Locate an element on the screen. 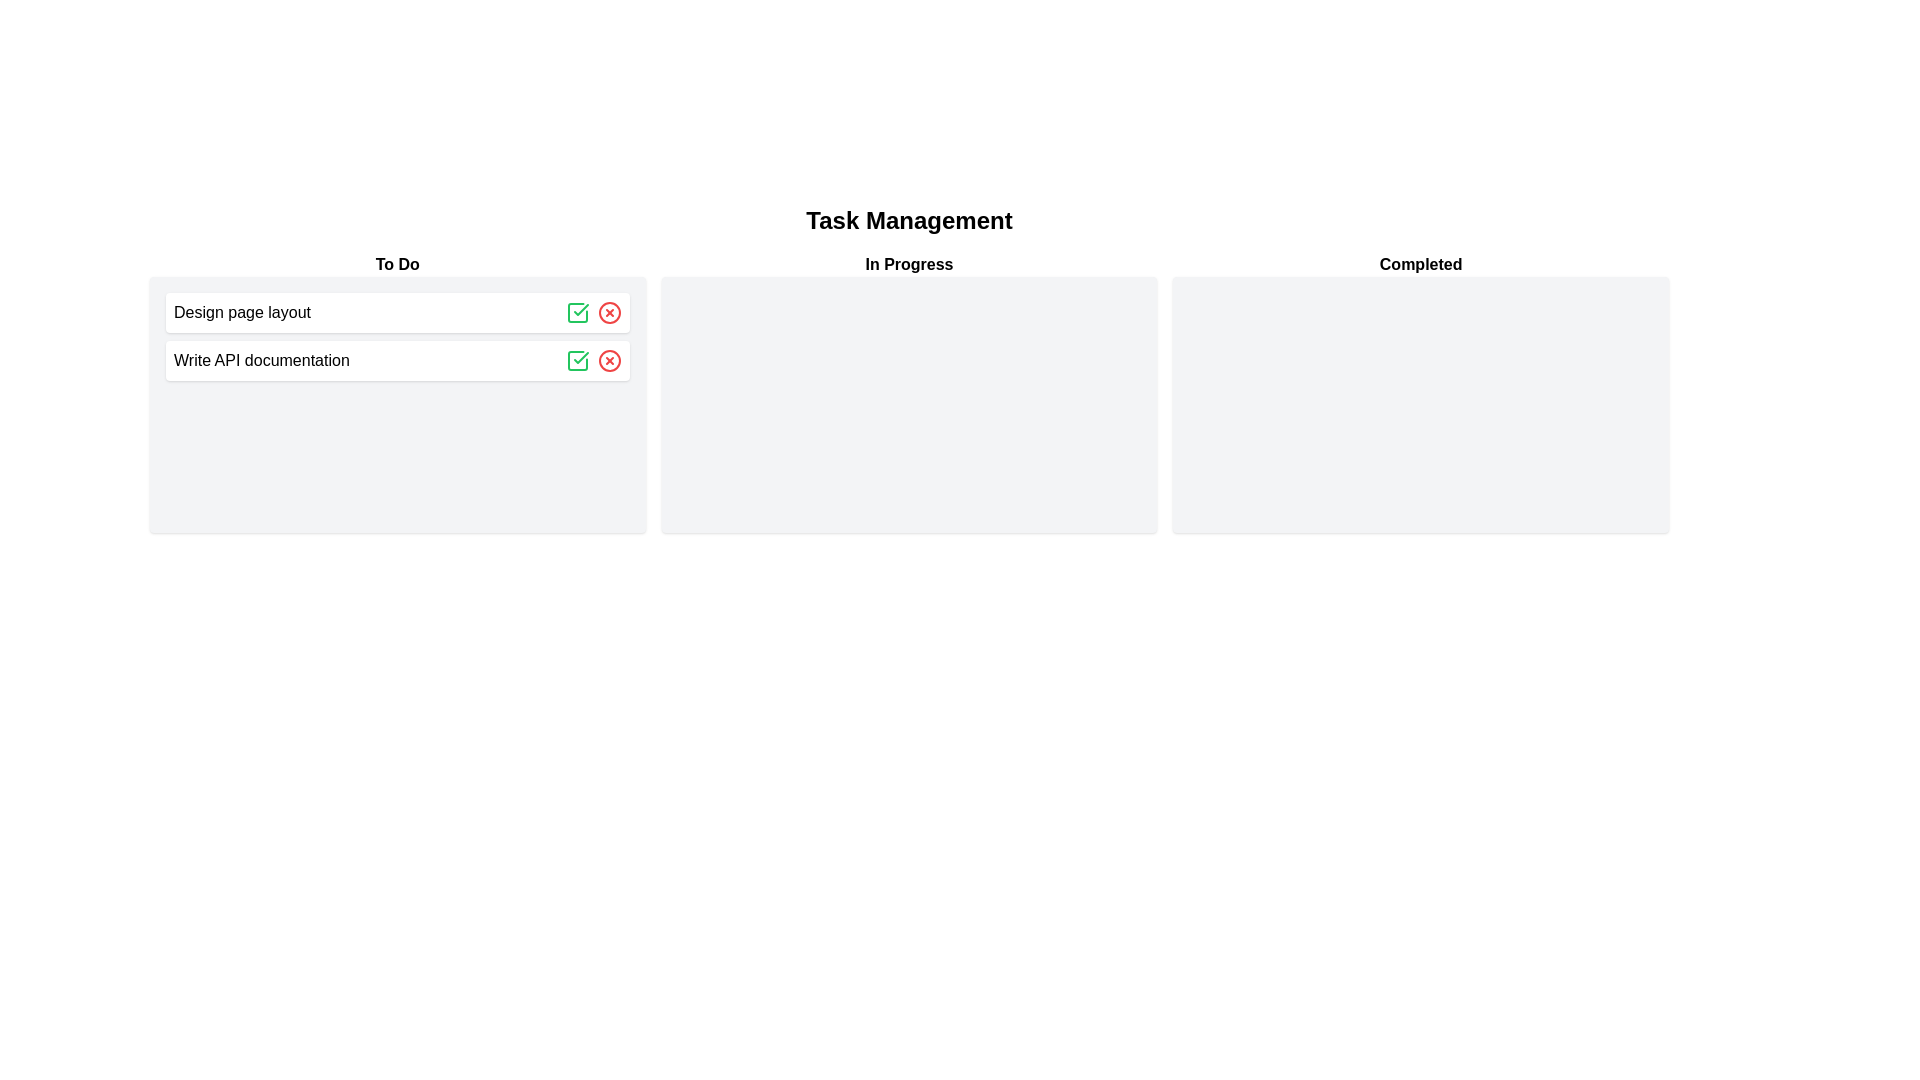 This screenshot has height=1080, width=1920. the header labeled 'To Do' to interact with it is located at coordinates (397, 264).